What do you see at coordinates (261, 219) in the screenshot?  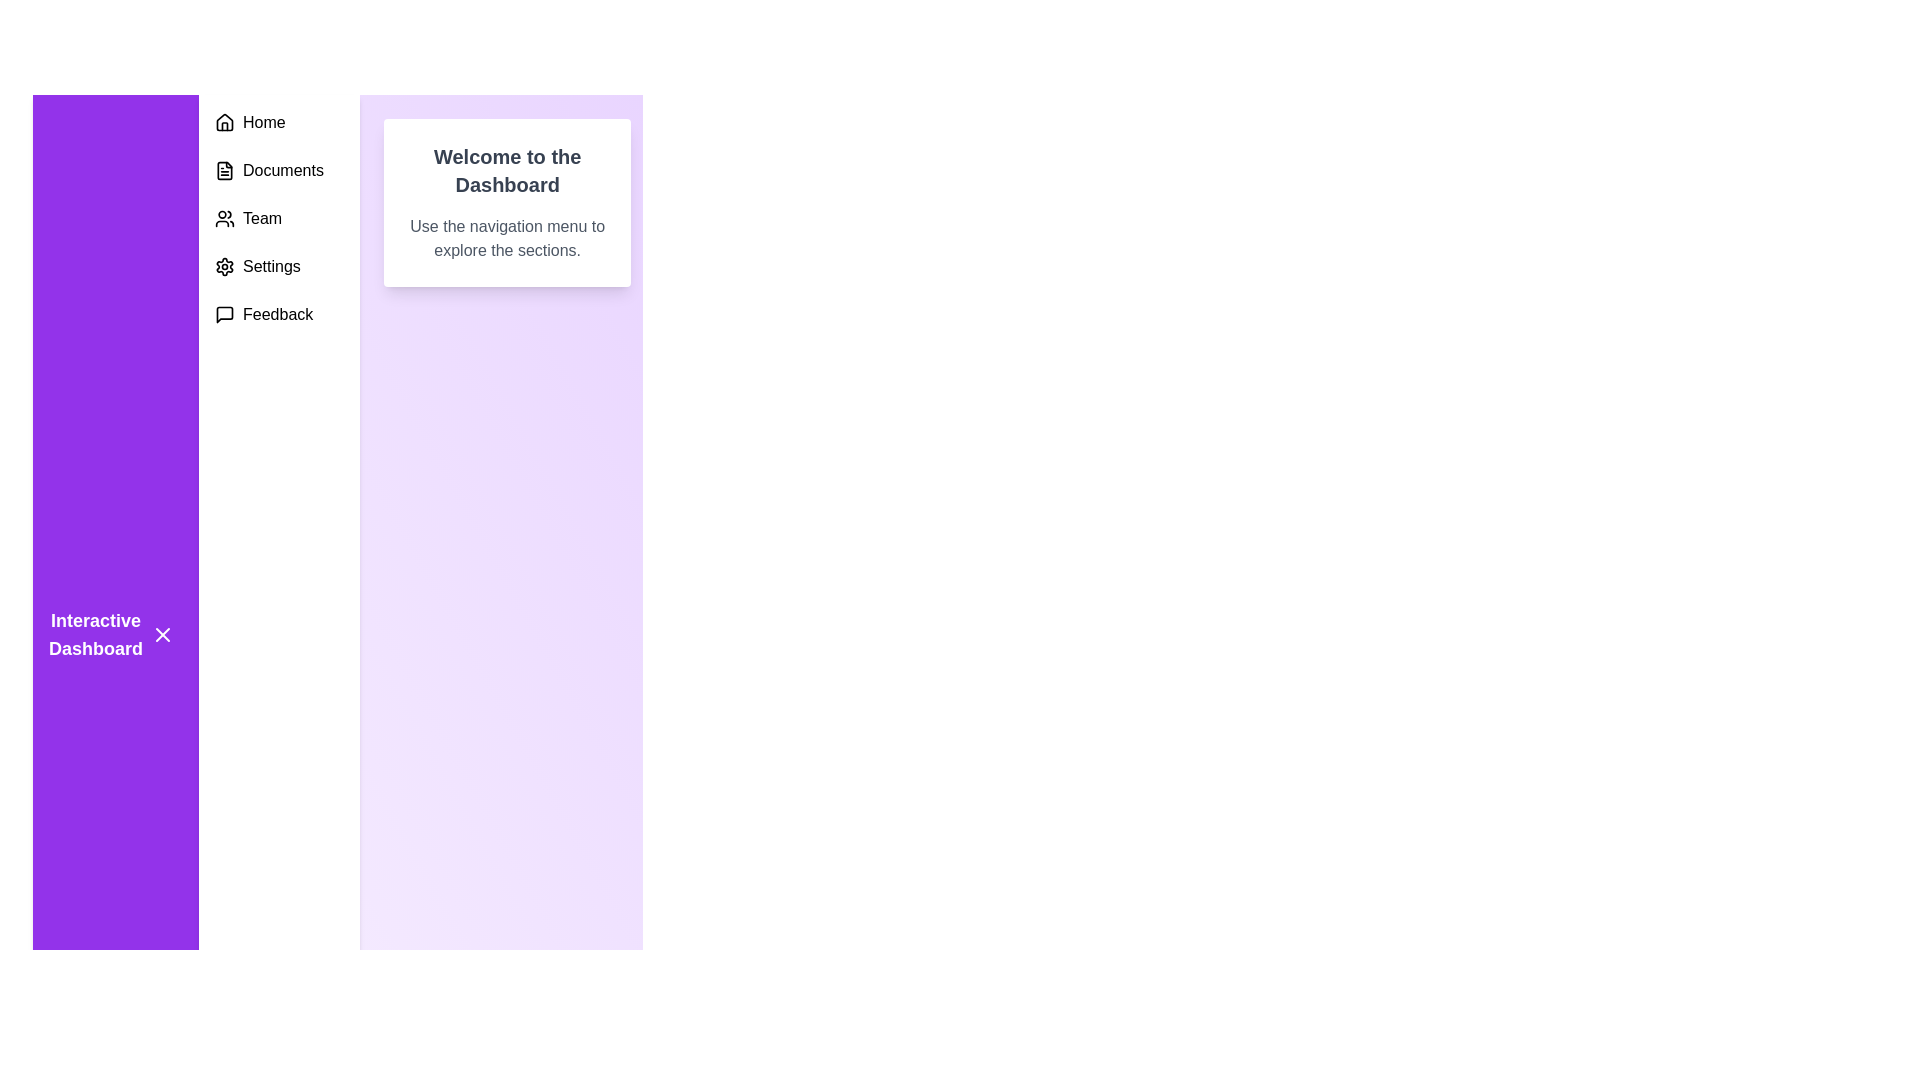 I see `the 'Team' text label located in the vertical menu on the left-hand side of the interface` at bounding box center [261, 219].